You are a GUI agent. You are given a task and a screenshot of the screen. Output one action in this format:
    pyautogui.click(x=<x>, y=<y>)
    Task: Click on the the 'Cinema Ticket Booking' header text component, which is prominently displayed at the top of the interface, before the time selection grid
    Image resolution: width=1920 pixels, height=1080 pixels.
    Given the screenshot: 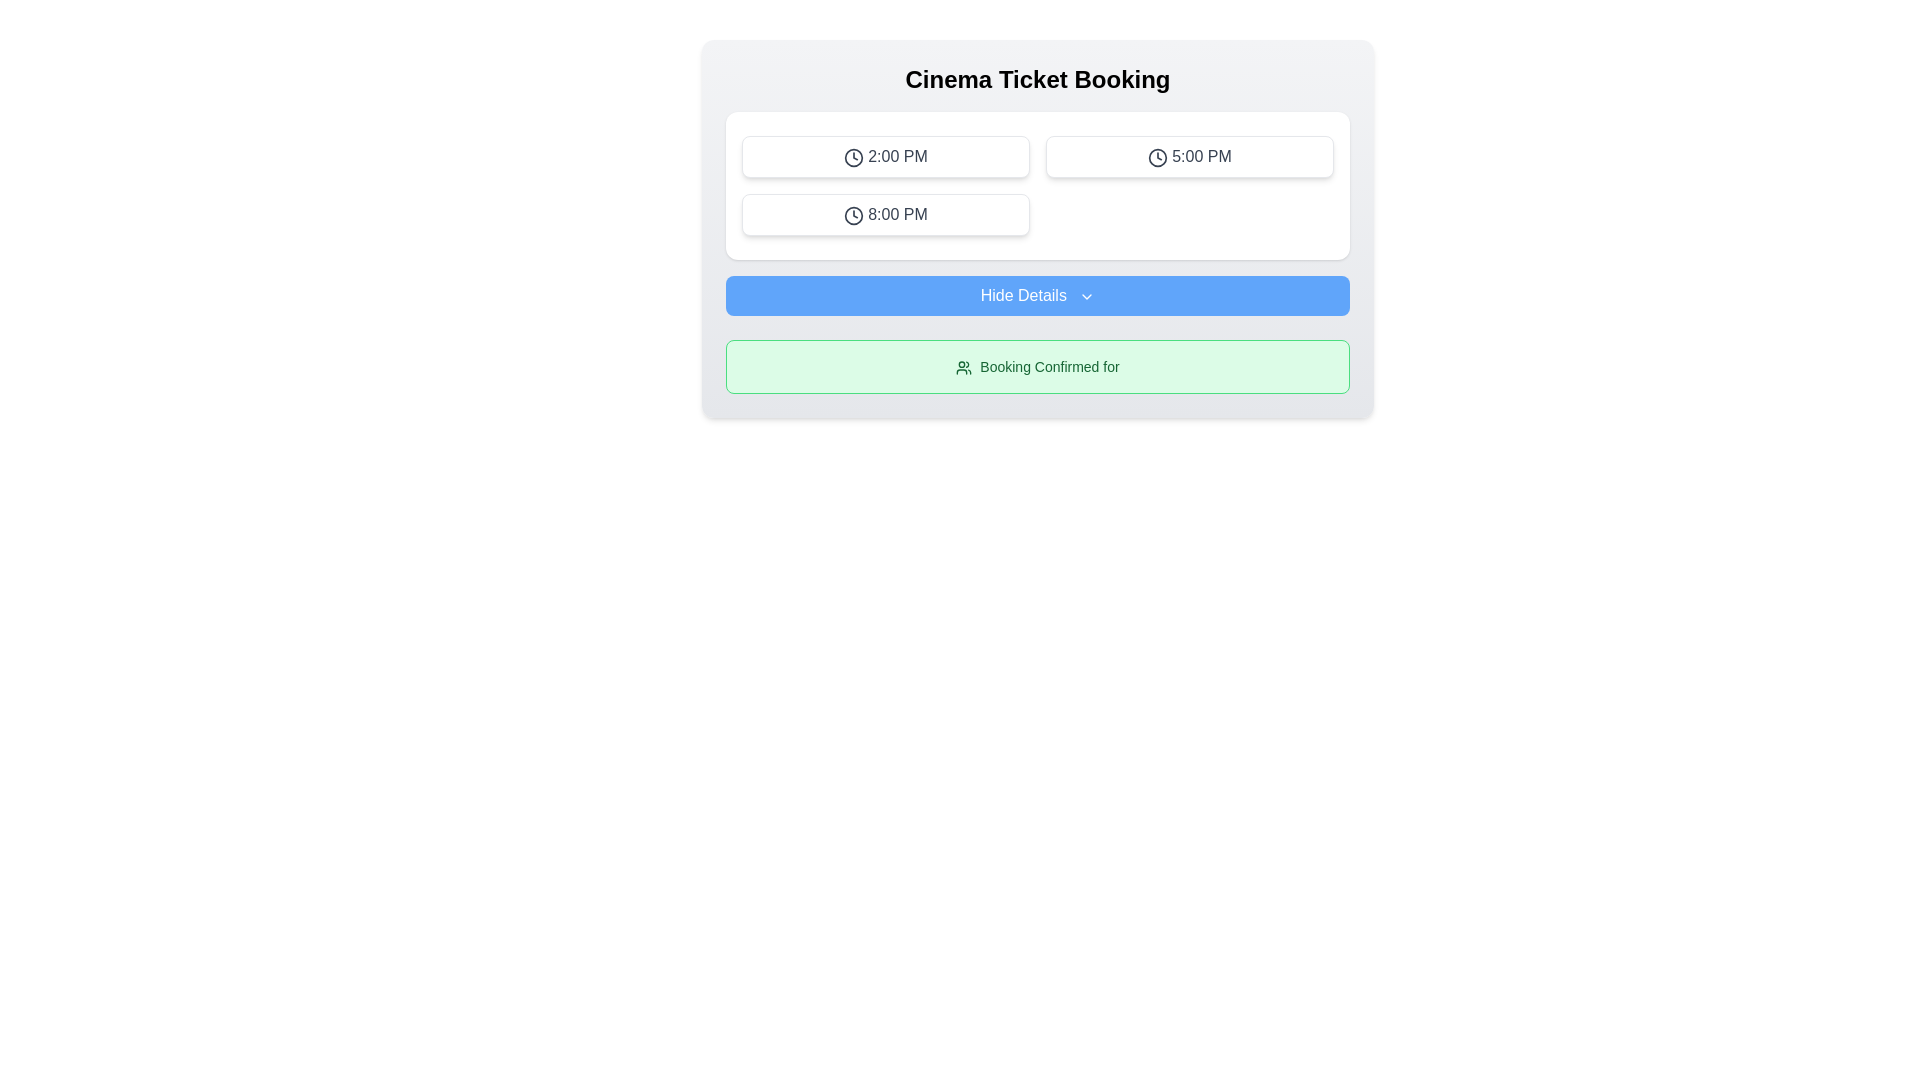 What is the action you would take?
    pyautogui.click(x=1037, y=79)
    